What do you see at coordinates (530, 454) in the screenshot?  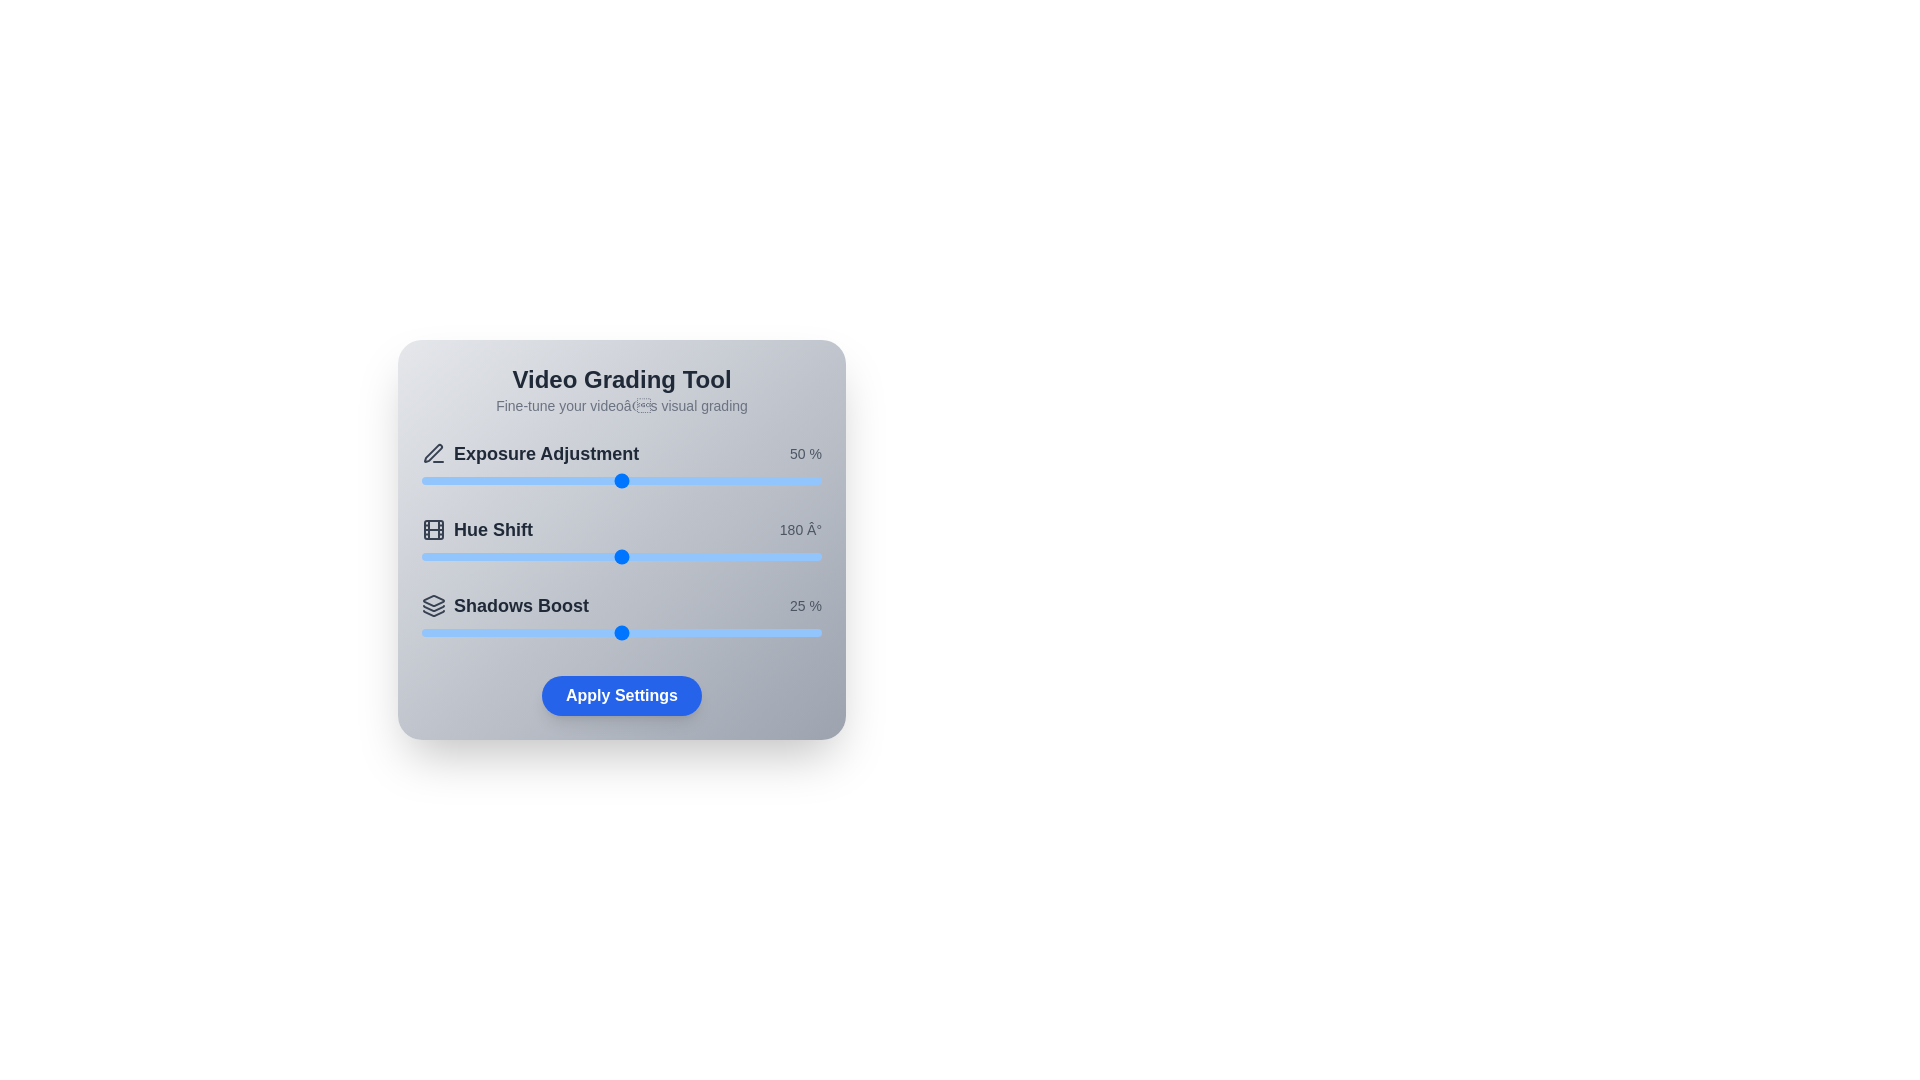 I see `the 'Exposure Adjustment' text label and icon located in the upper middle portion of the interface, which is part of the settings menu` at bounding box center [530, 454].